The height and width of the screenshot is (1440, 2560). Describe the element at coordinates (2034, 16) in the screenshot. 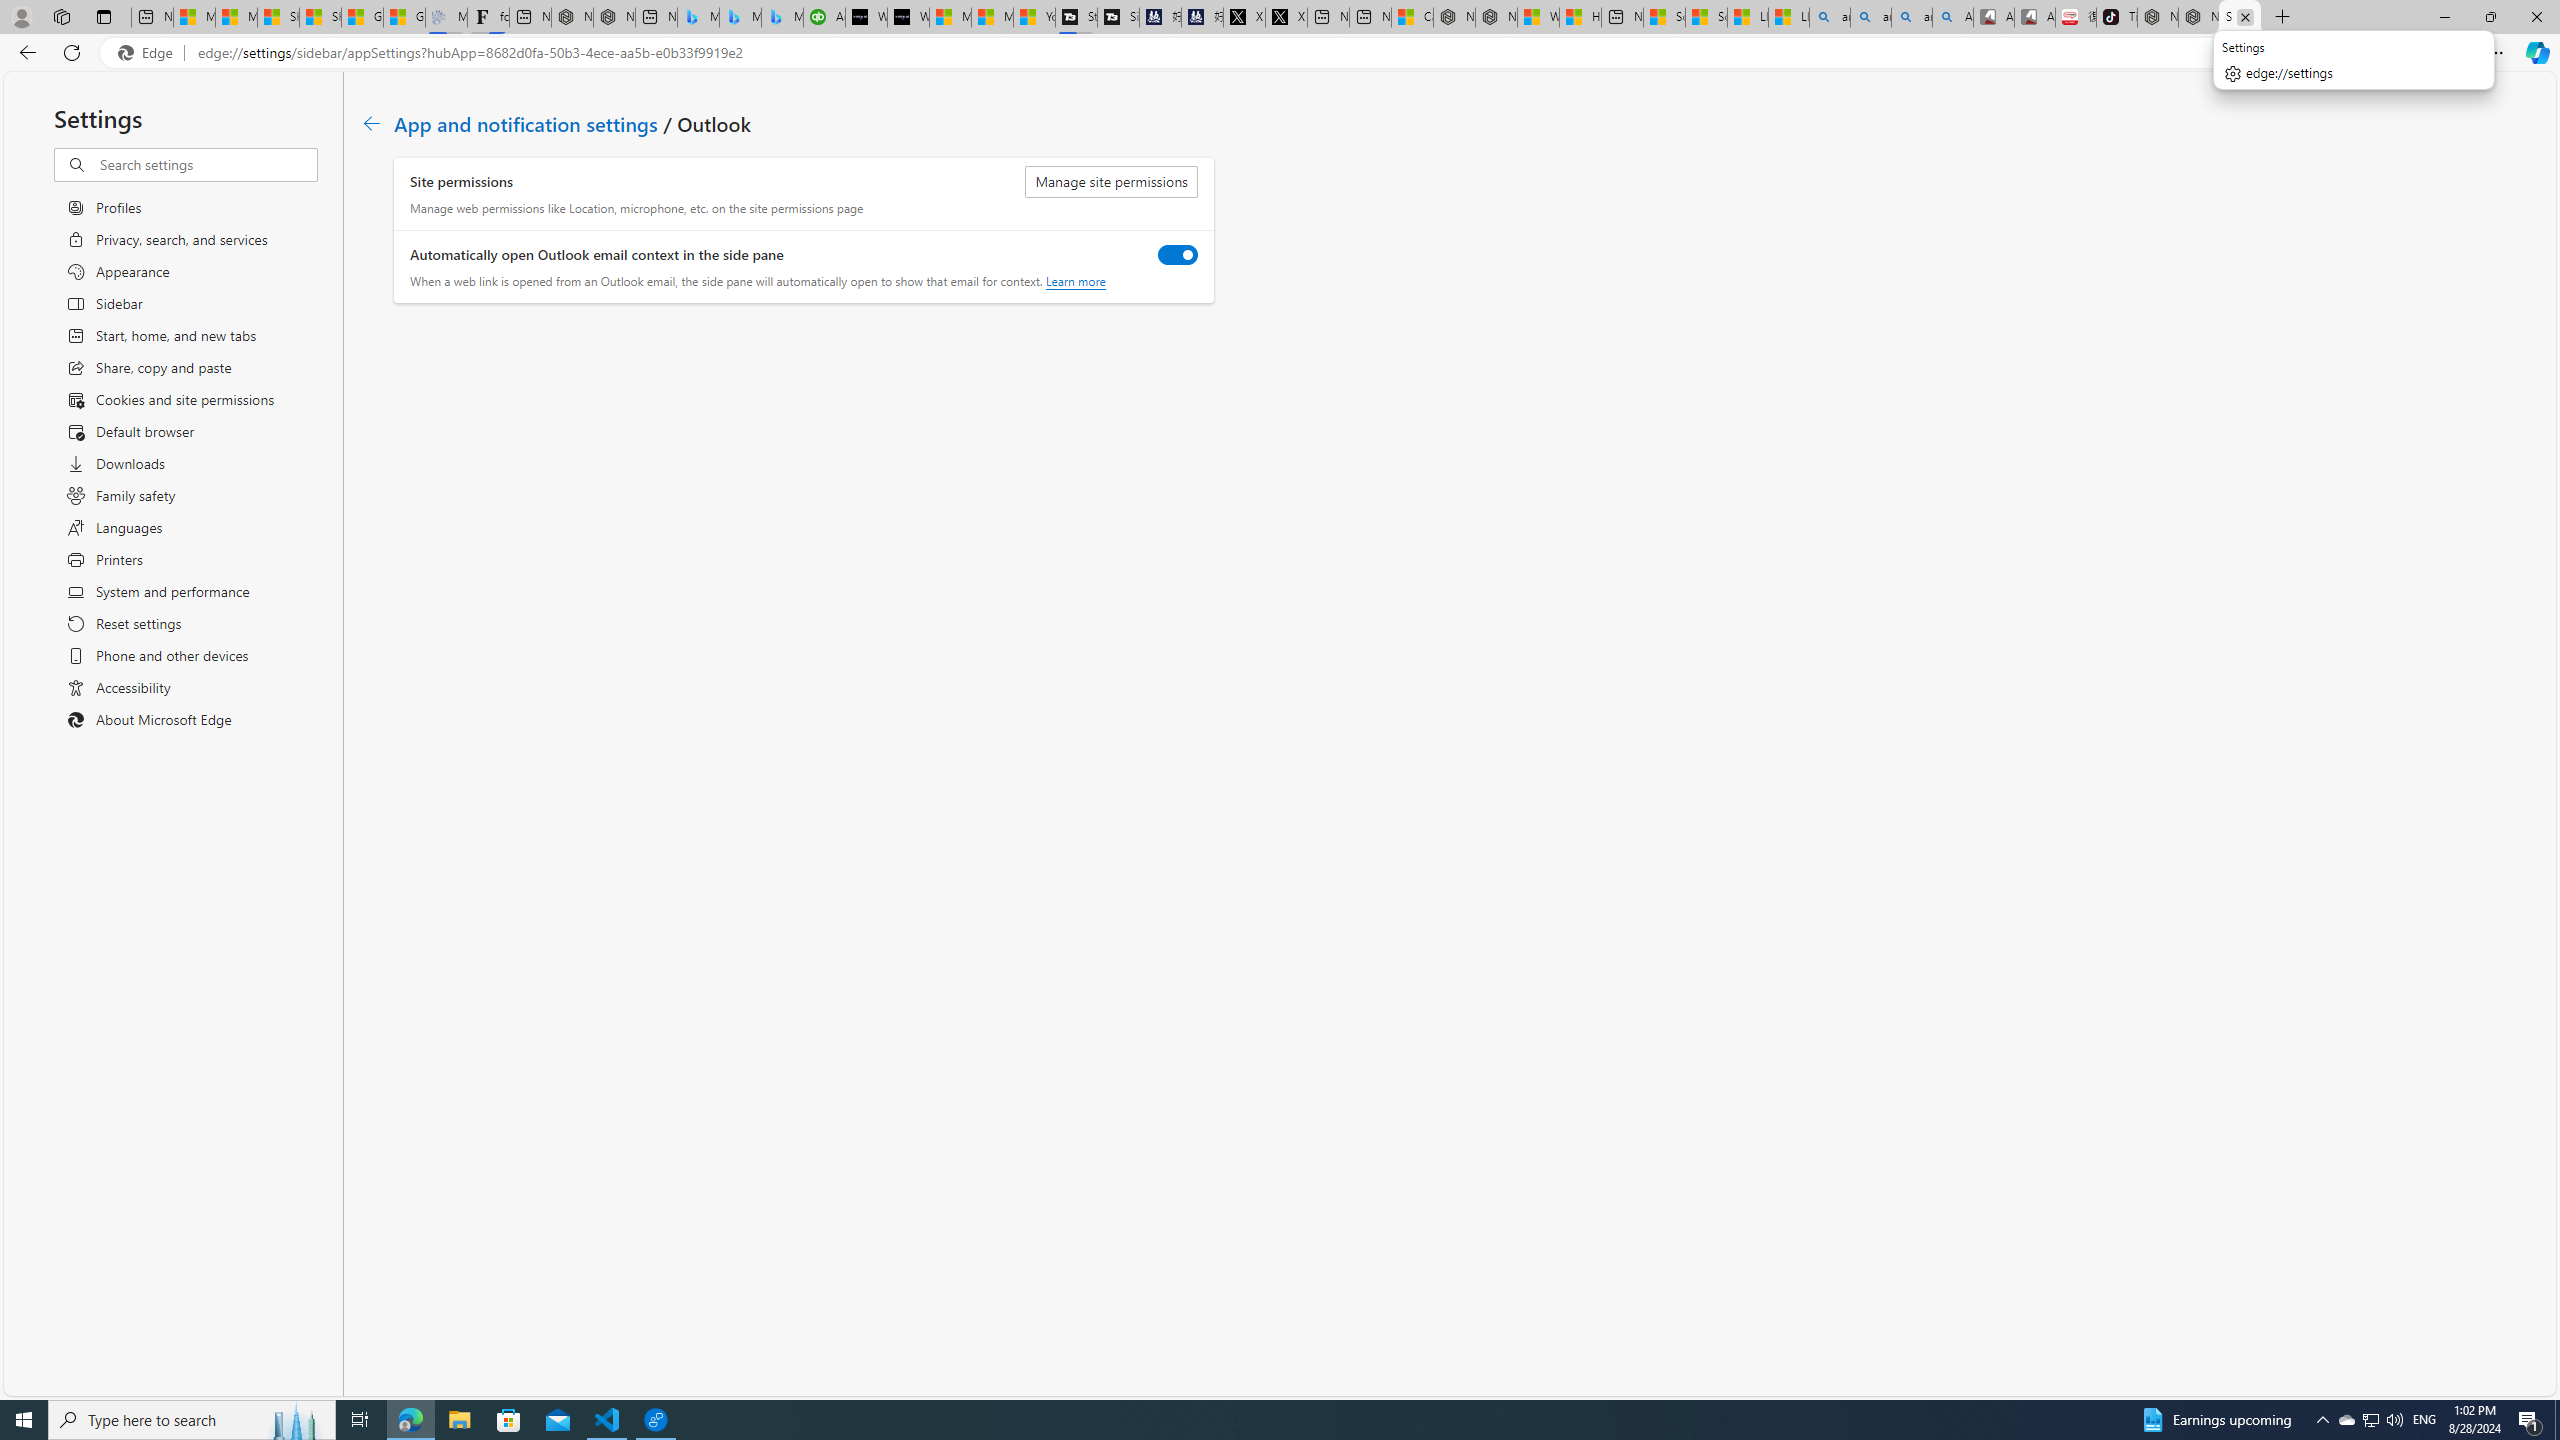

I see `'All Cubot phones'` at that location.